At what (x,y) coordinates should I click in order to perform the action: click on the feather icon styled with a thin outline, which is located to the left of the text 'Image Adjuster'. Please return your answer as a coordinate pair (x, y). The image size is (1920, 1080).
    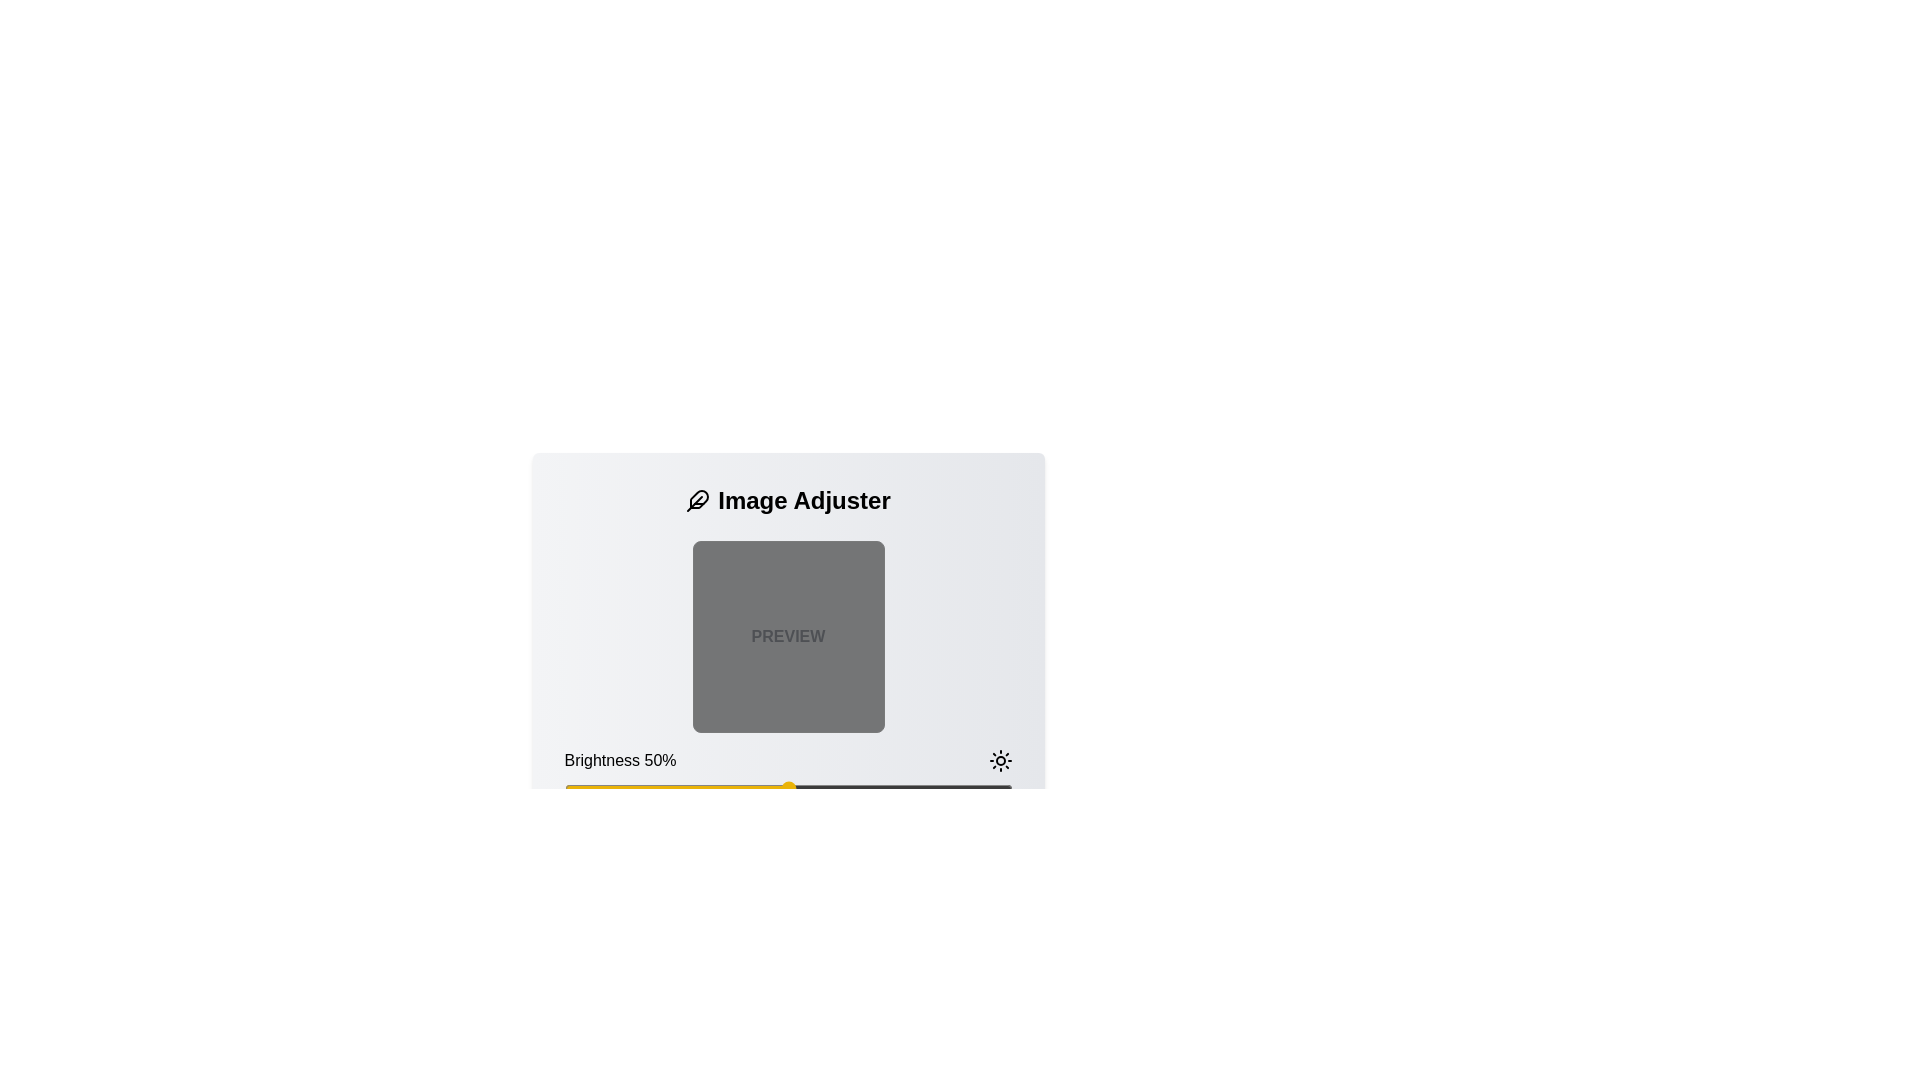
    Looking at the image, I should click on (698, 500).